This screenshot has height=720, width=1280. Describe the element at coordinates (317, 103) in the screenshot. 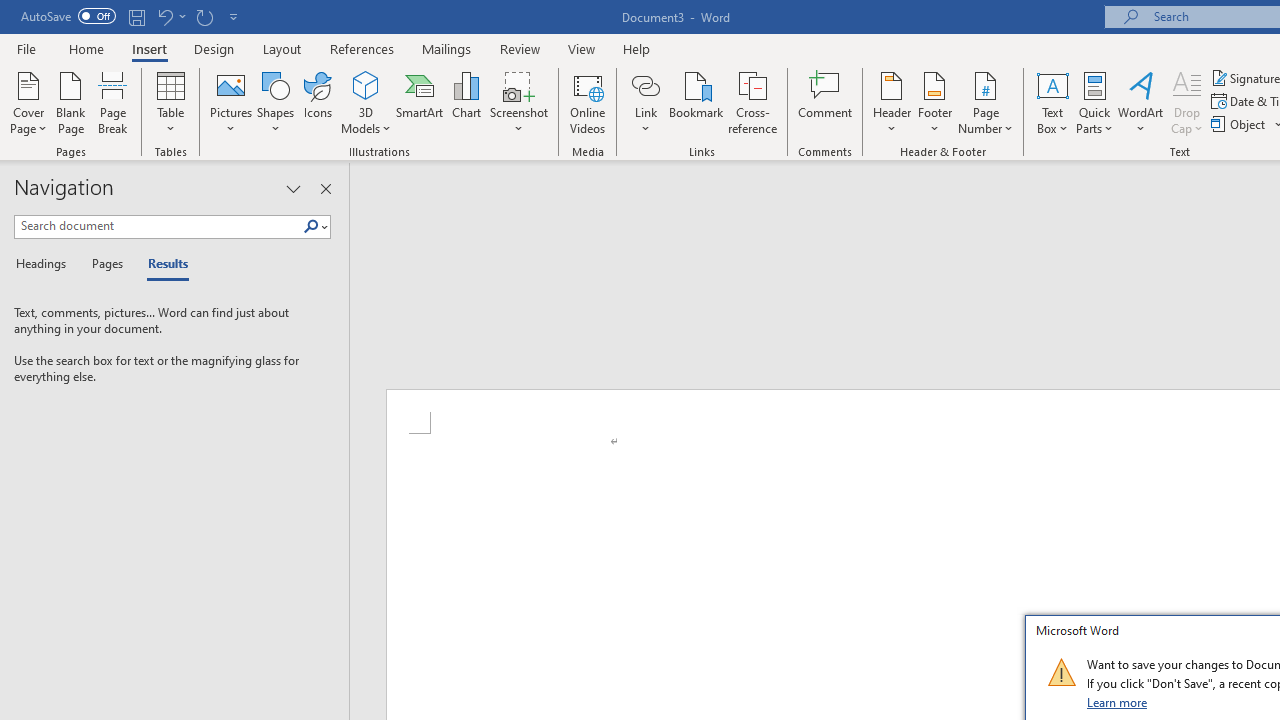

I see `'Icons'` at that location.